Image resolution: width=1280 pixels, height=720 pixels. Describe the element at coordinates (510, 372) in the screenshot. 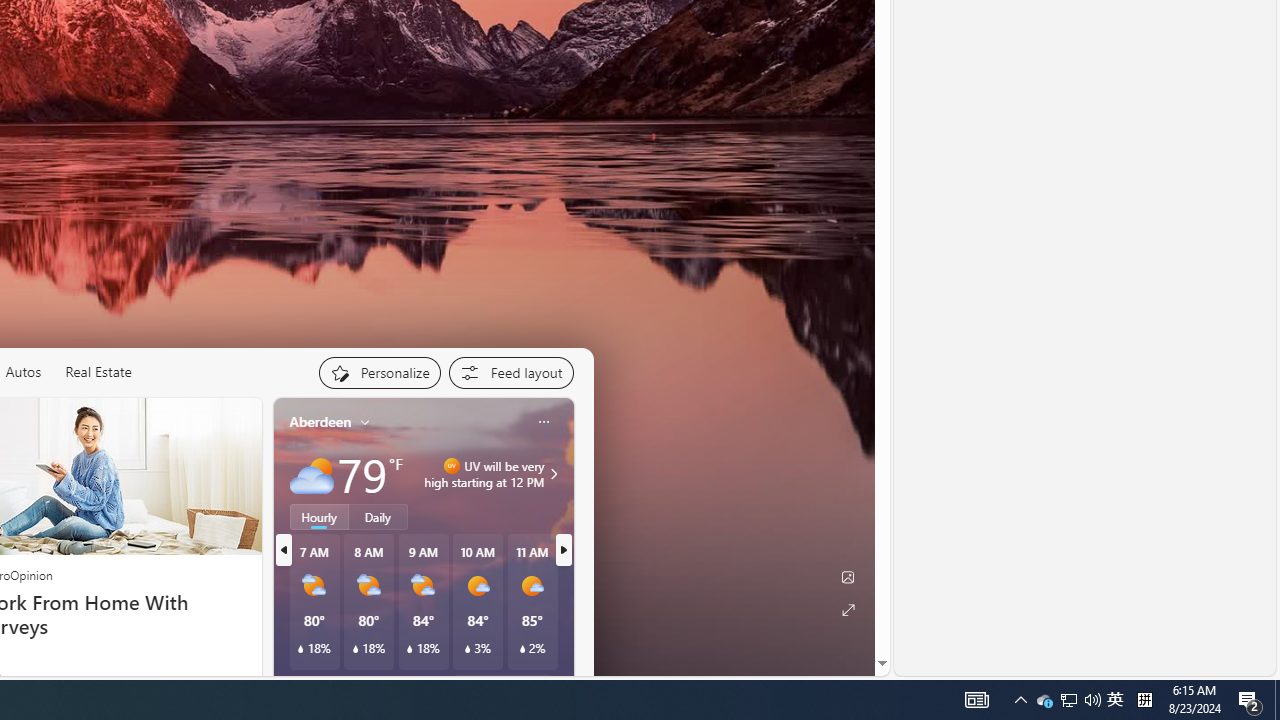

I see `'Feed settings'` at that location.